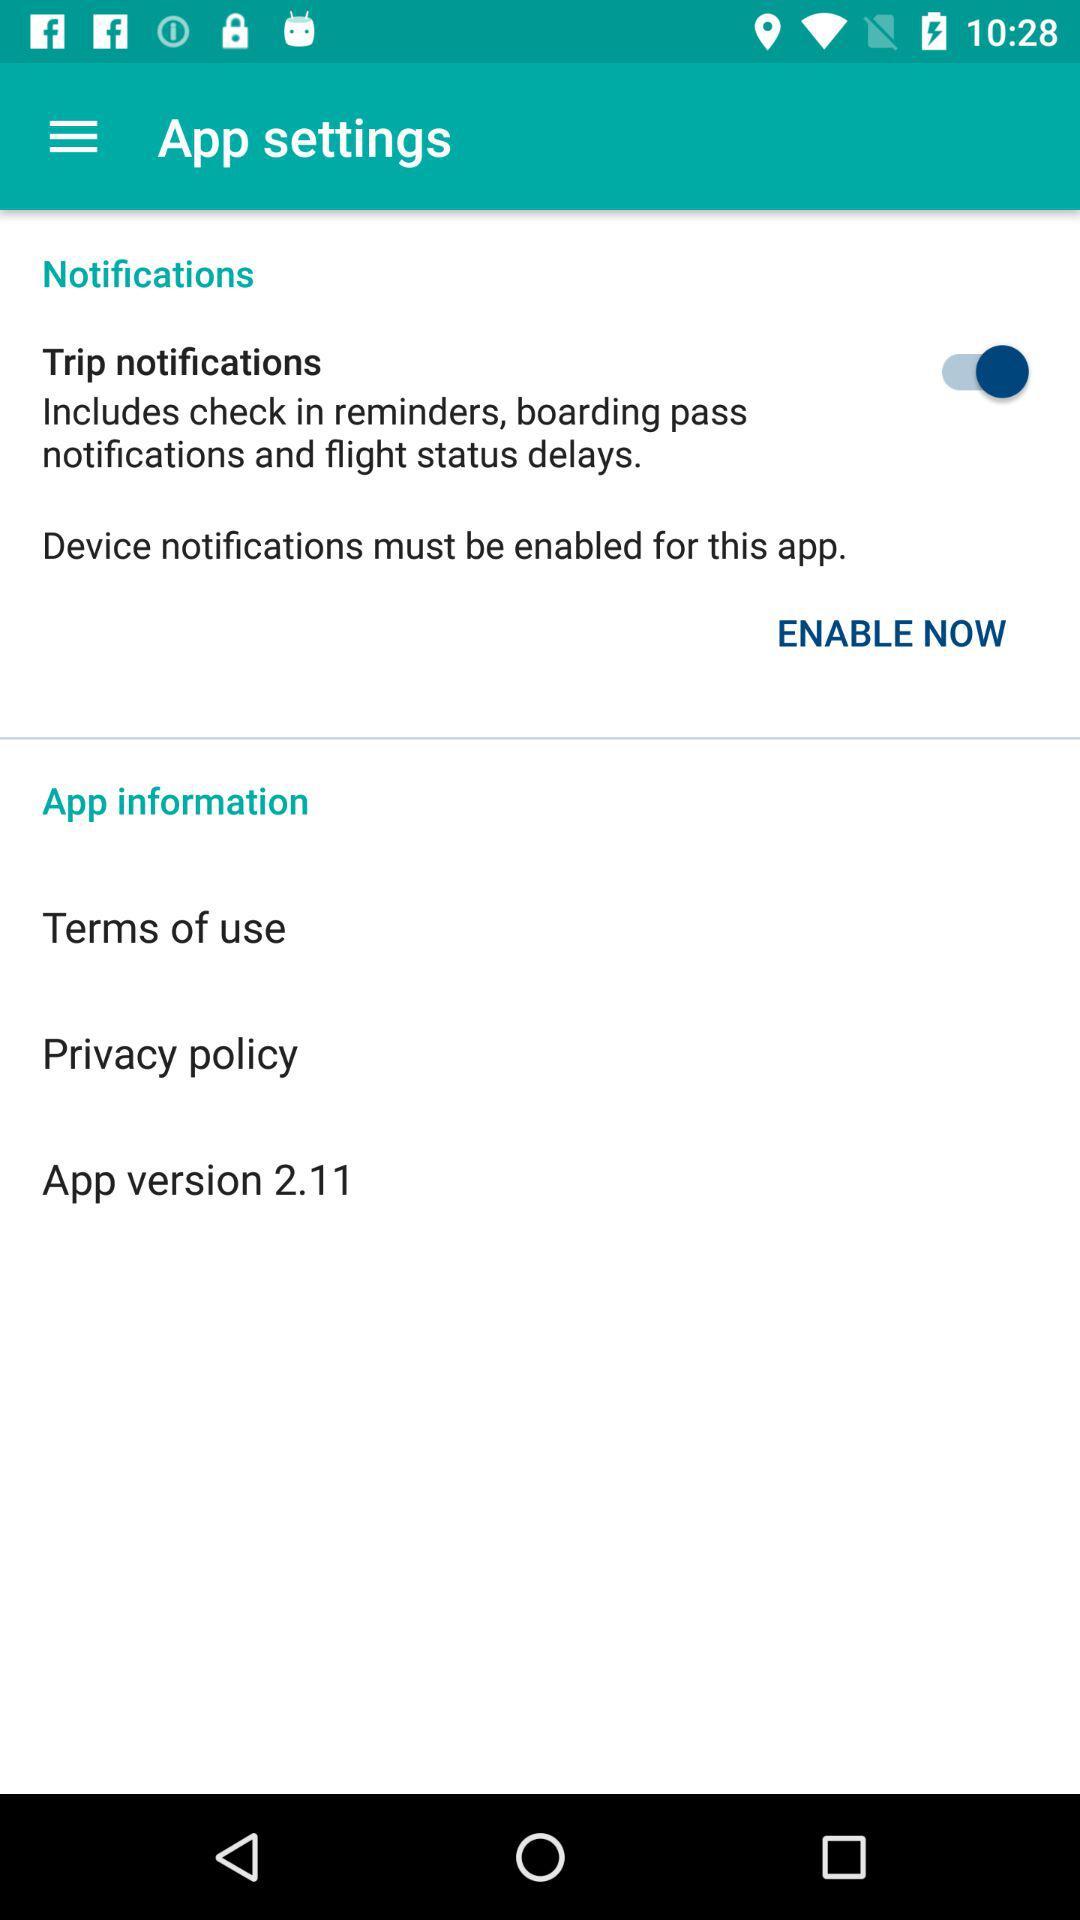  I want to click on the enable now item, so click(890, 631).